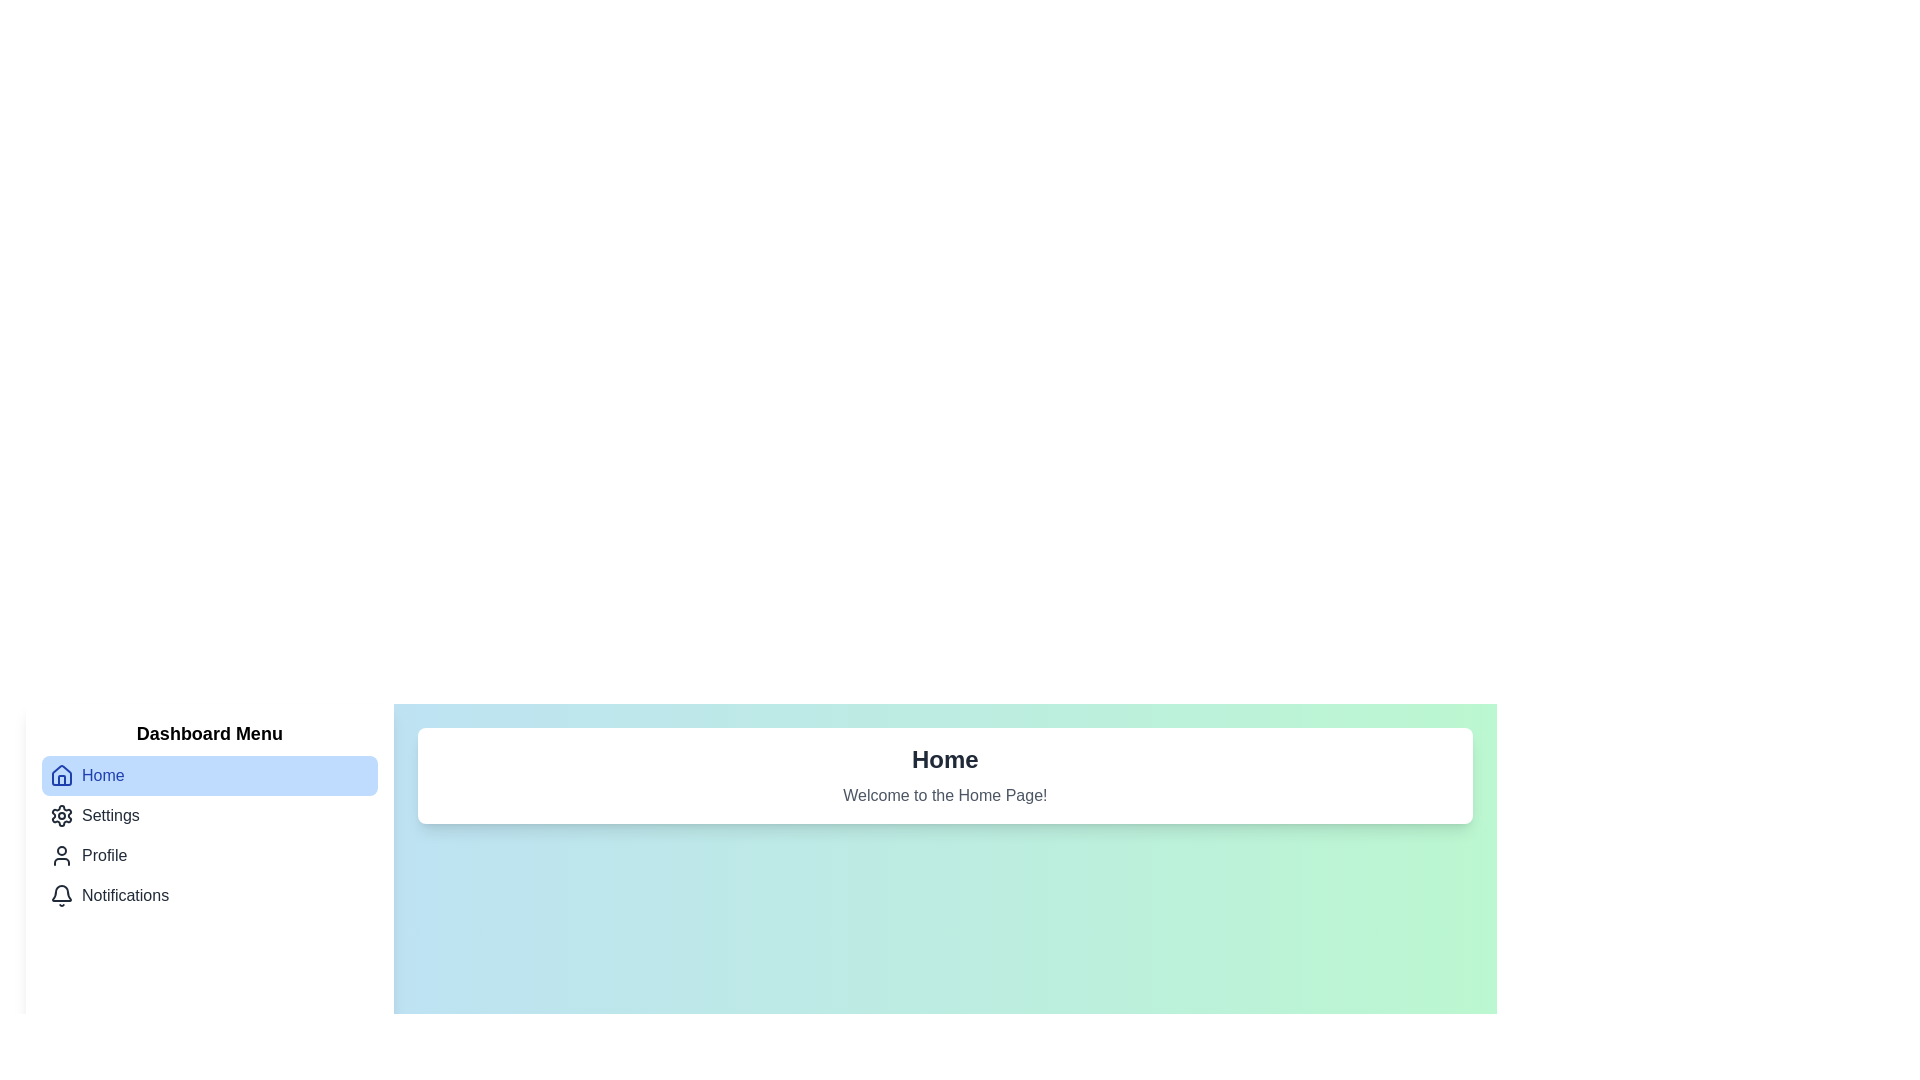  What do you see at coordinates (209, 894) in the screenshot?
I see `the button corresponding to the selected section Notifications` at bounding box center [209, 894].